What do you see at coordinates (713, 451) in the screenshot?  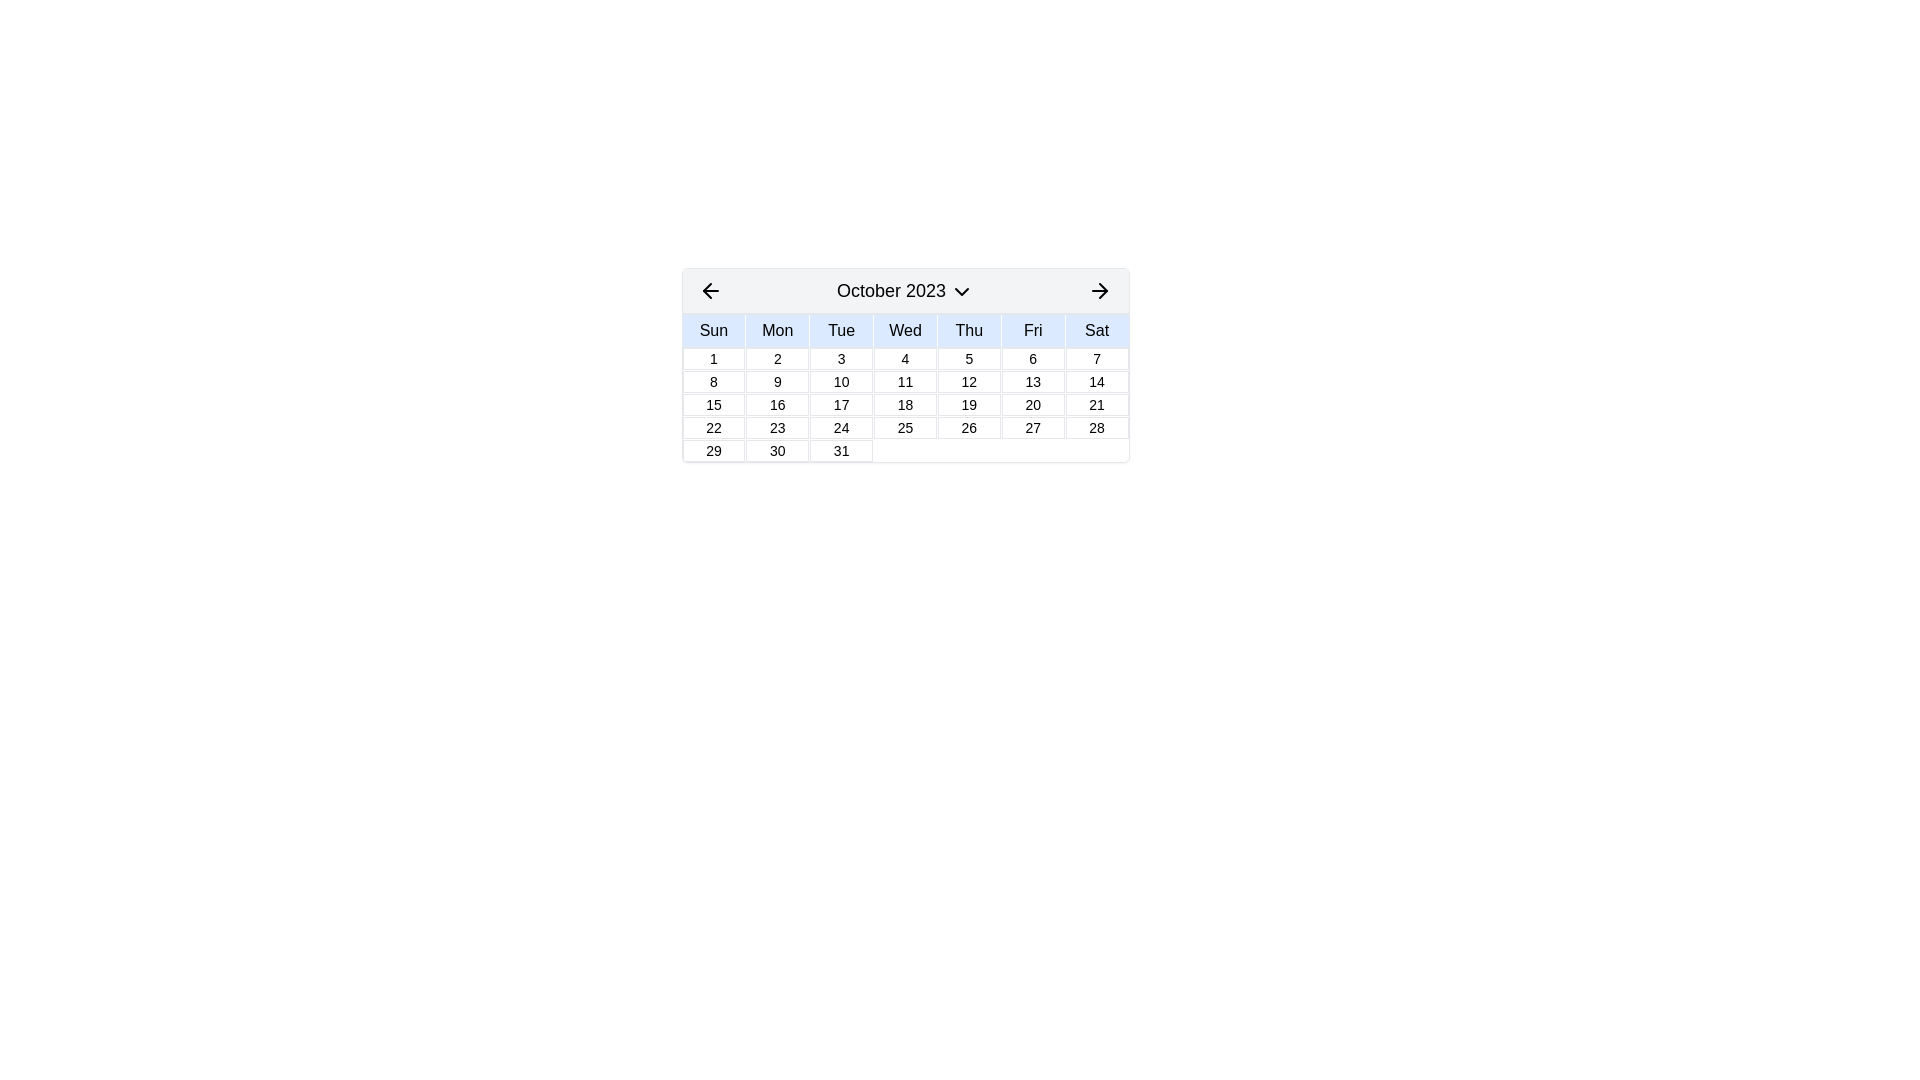 I see `the Calendar Day Cell displaying '29' in the sixth row and first column of the month view calendar` at bounding box center [713, 451].